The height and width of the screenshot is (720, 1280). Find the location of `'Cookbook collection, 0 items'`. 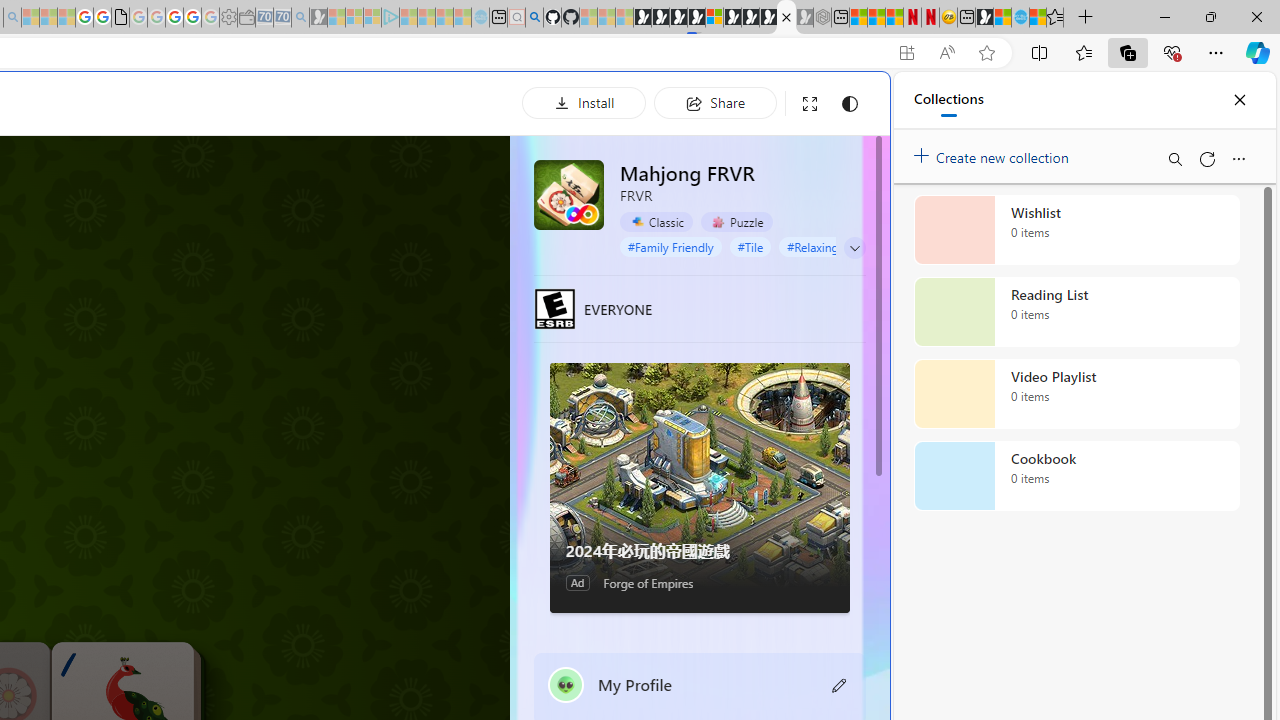

'Cookbook collection, 0 items' is located at coordinates (1076, 475).